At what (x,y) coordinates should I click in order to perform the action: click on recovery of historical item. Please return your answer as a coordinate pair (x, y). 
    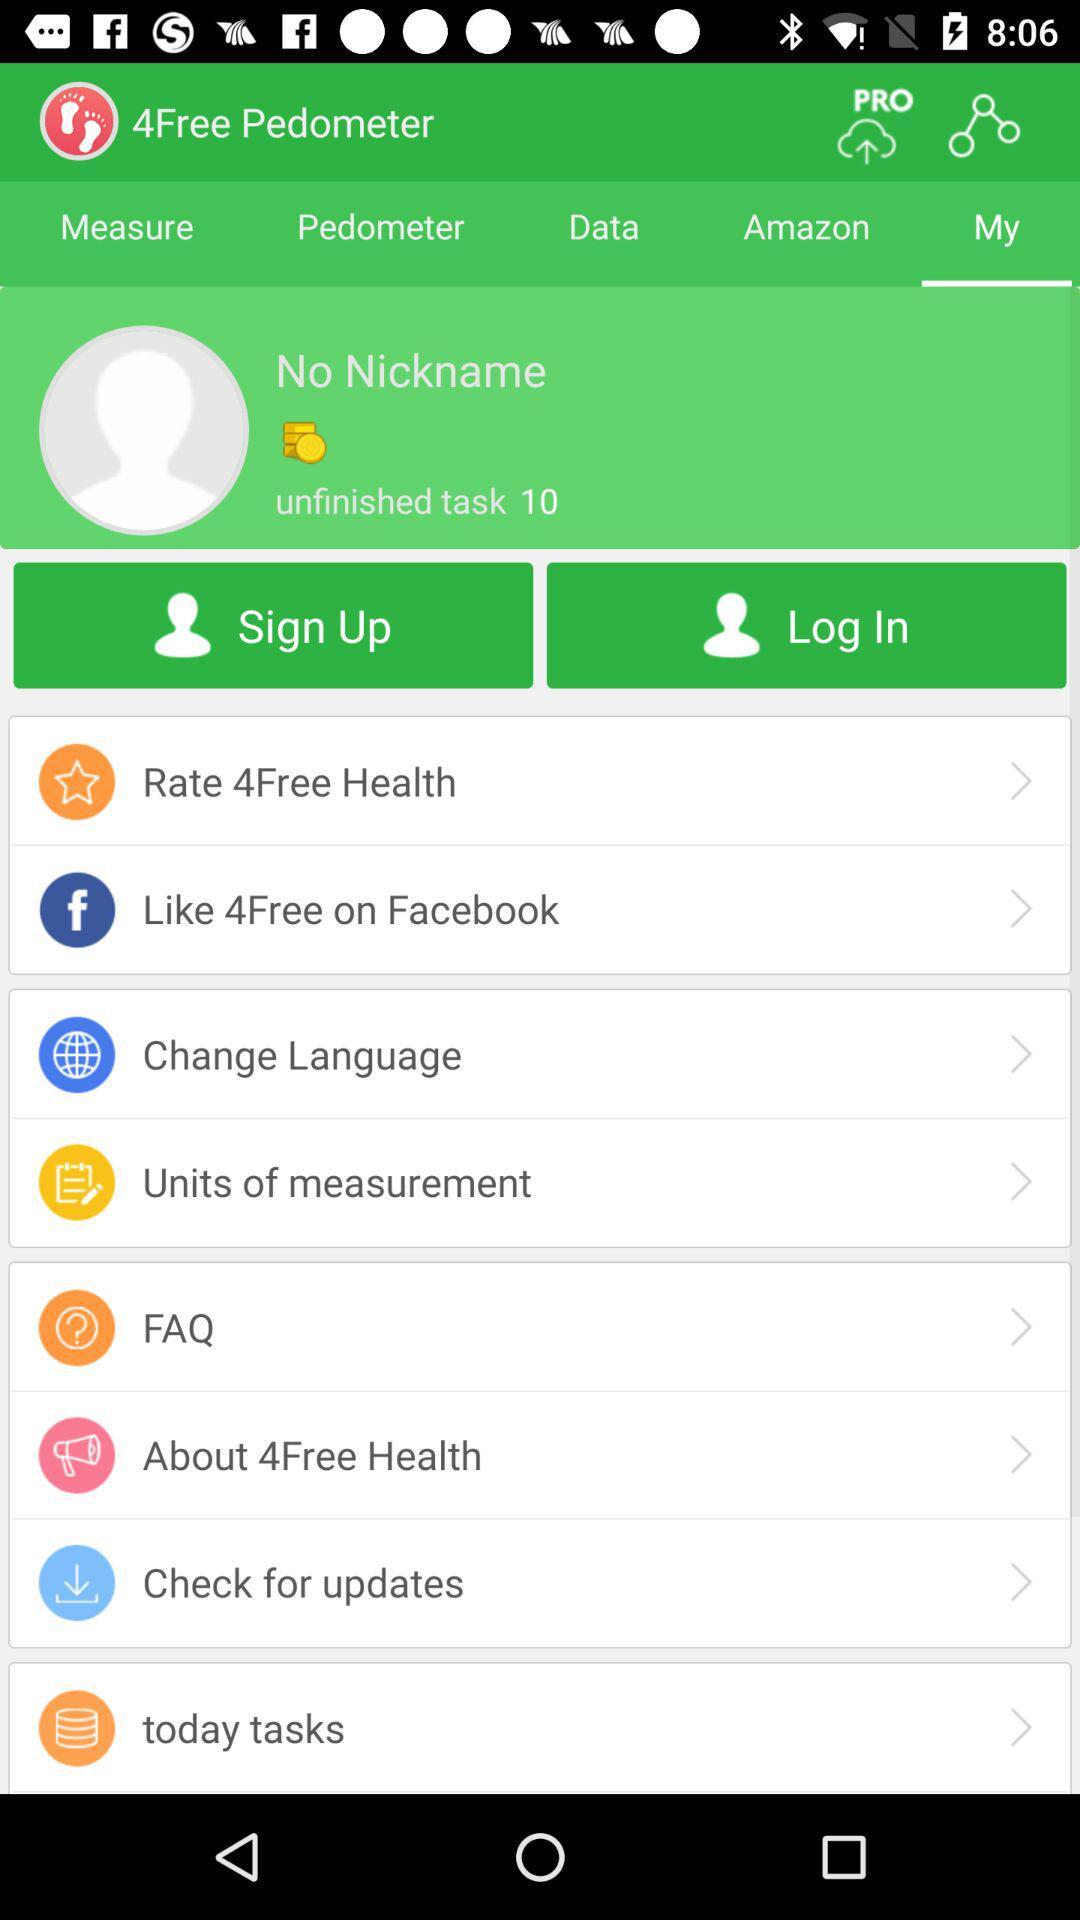
    Looking at the image, I should click on (540, 1793).